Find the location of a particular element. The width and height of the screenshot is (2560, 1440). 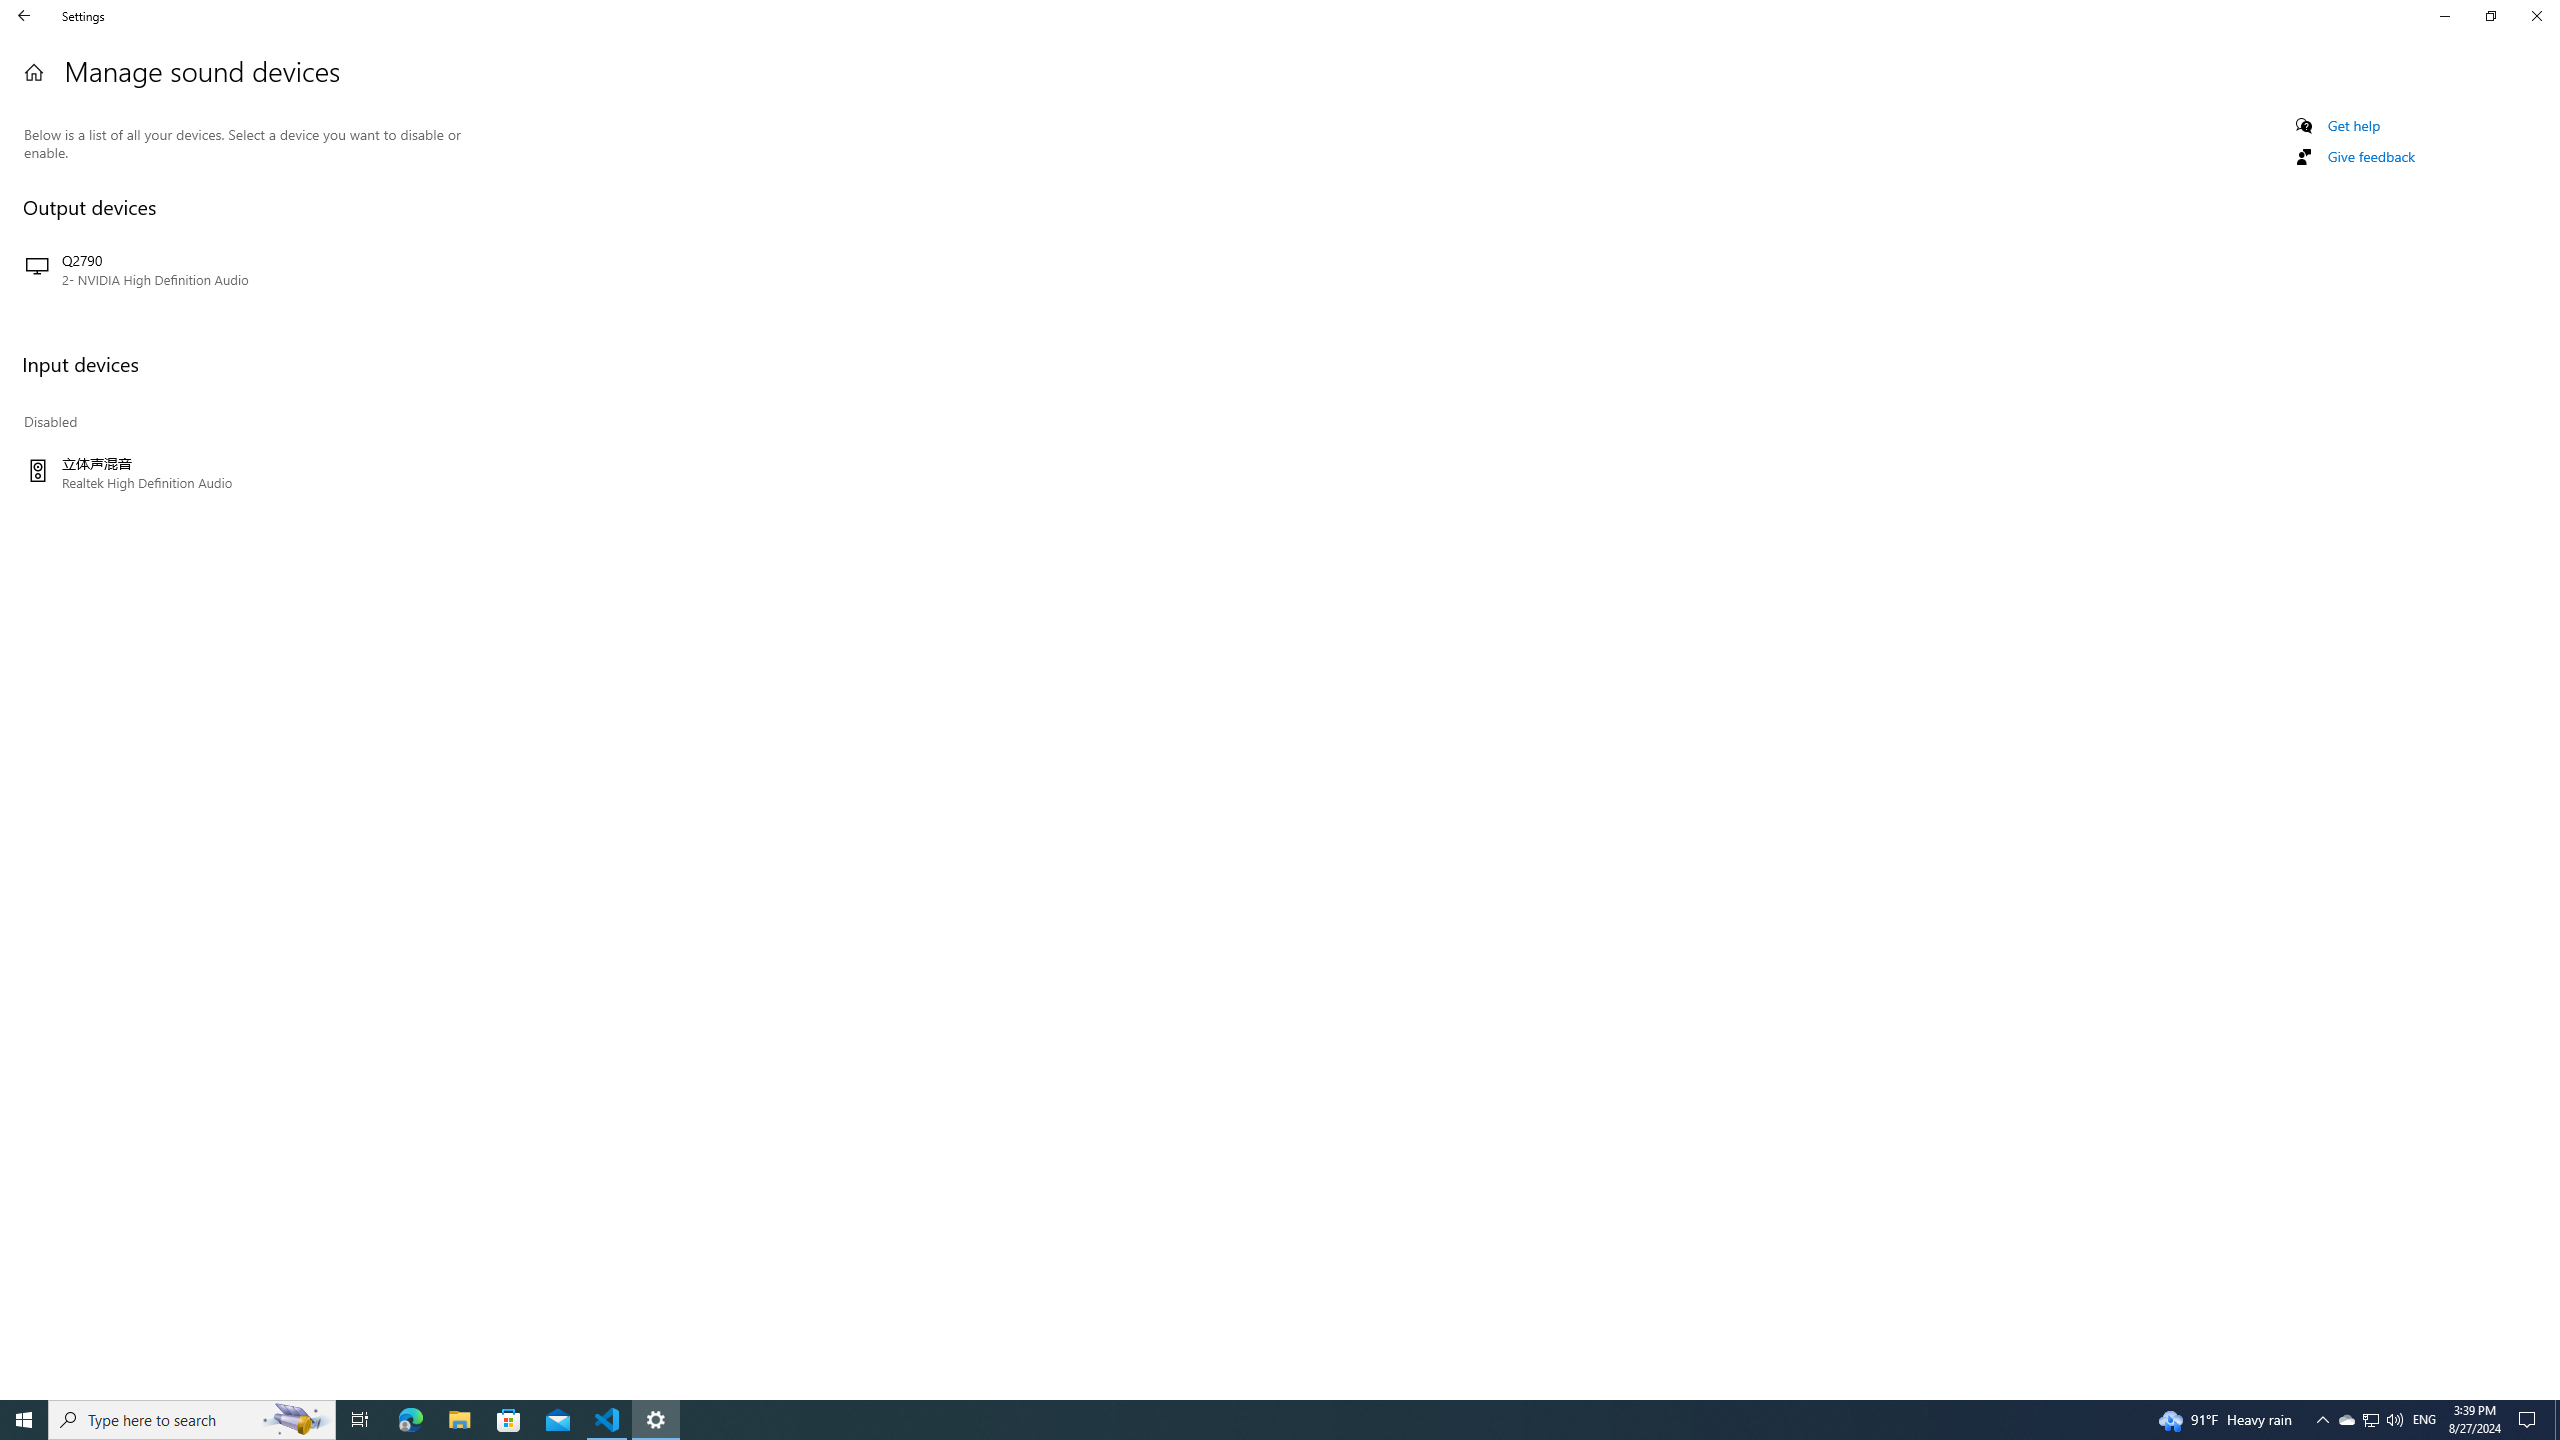

'Settings - 1 running window' is located at coordinates (656, 1418).